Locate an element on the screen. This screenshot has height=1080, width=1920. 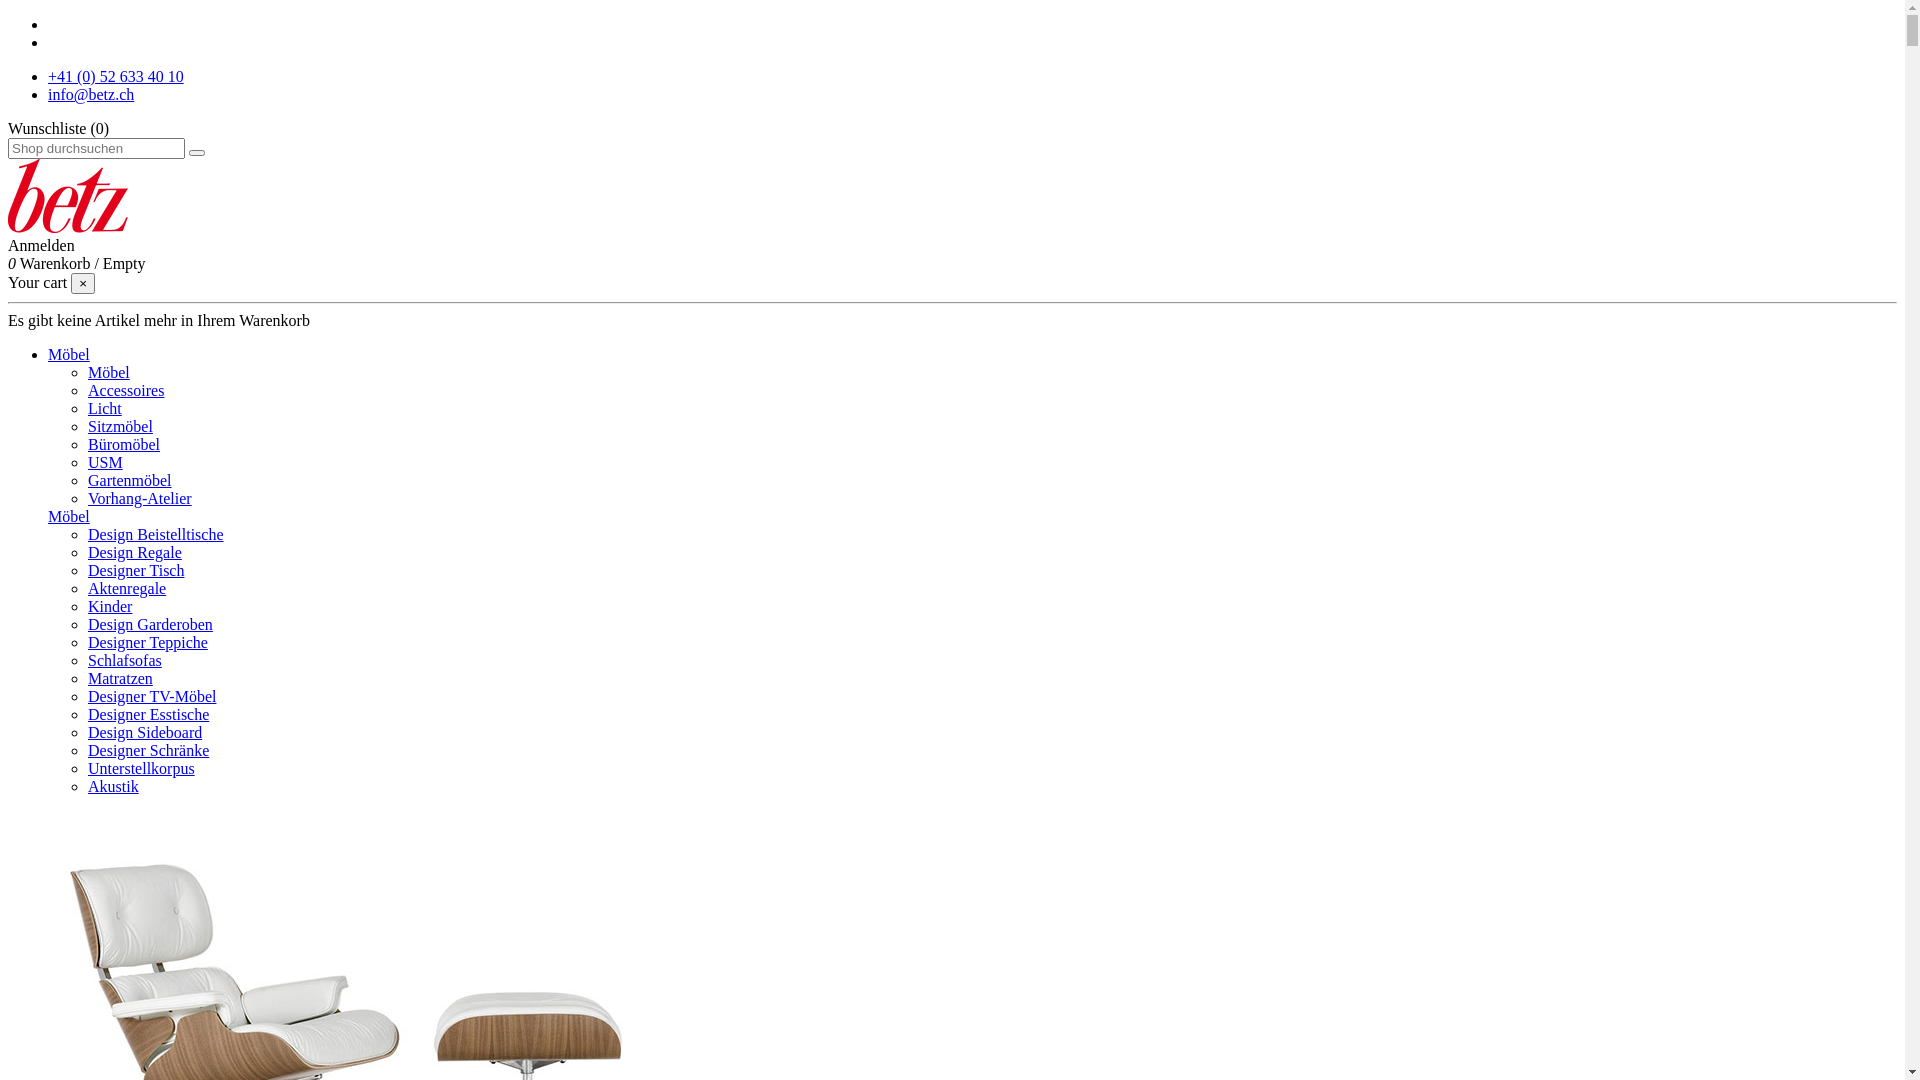
'Designer Tisch' is located at coordinates (134, 570).